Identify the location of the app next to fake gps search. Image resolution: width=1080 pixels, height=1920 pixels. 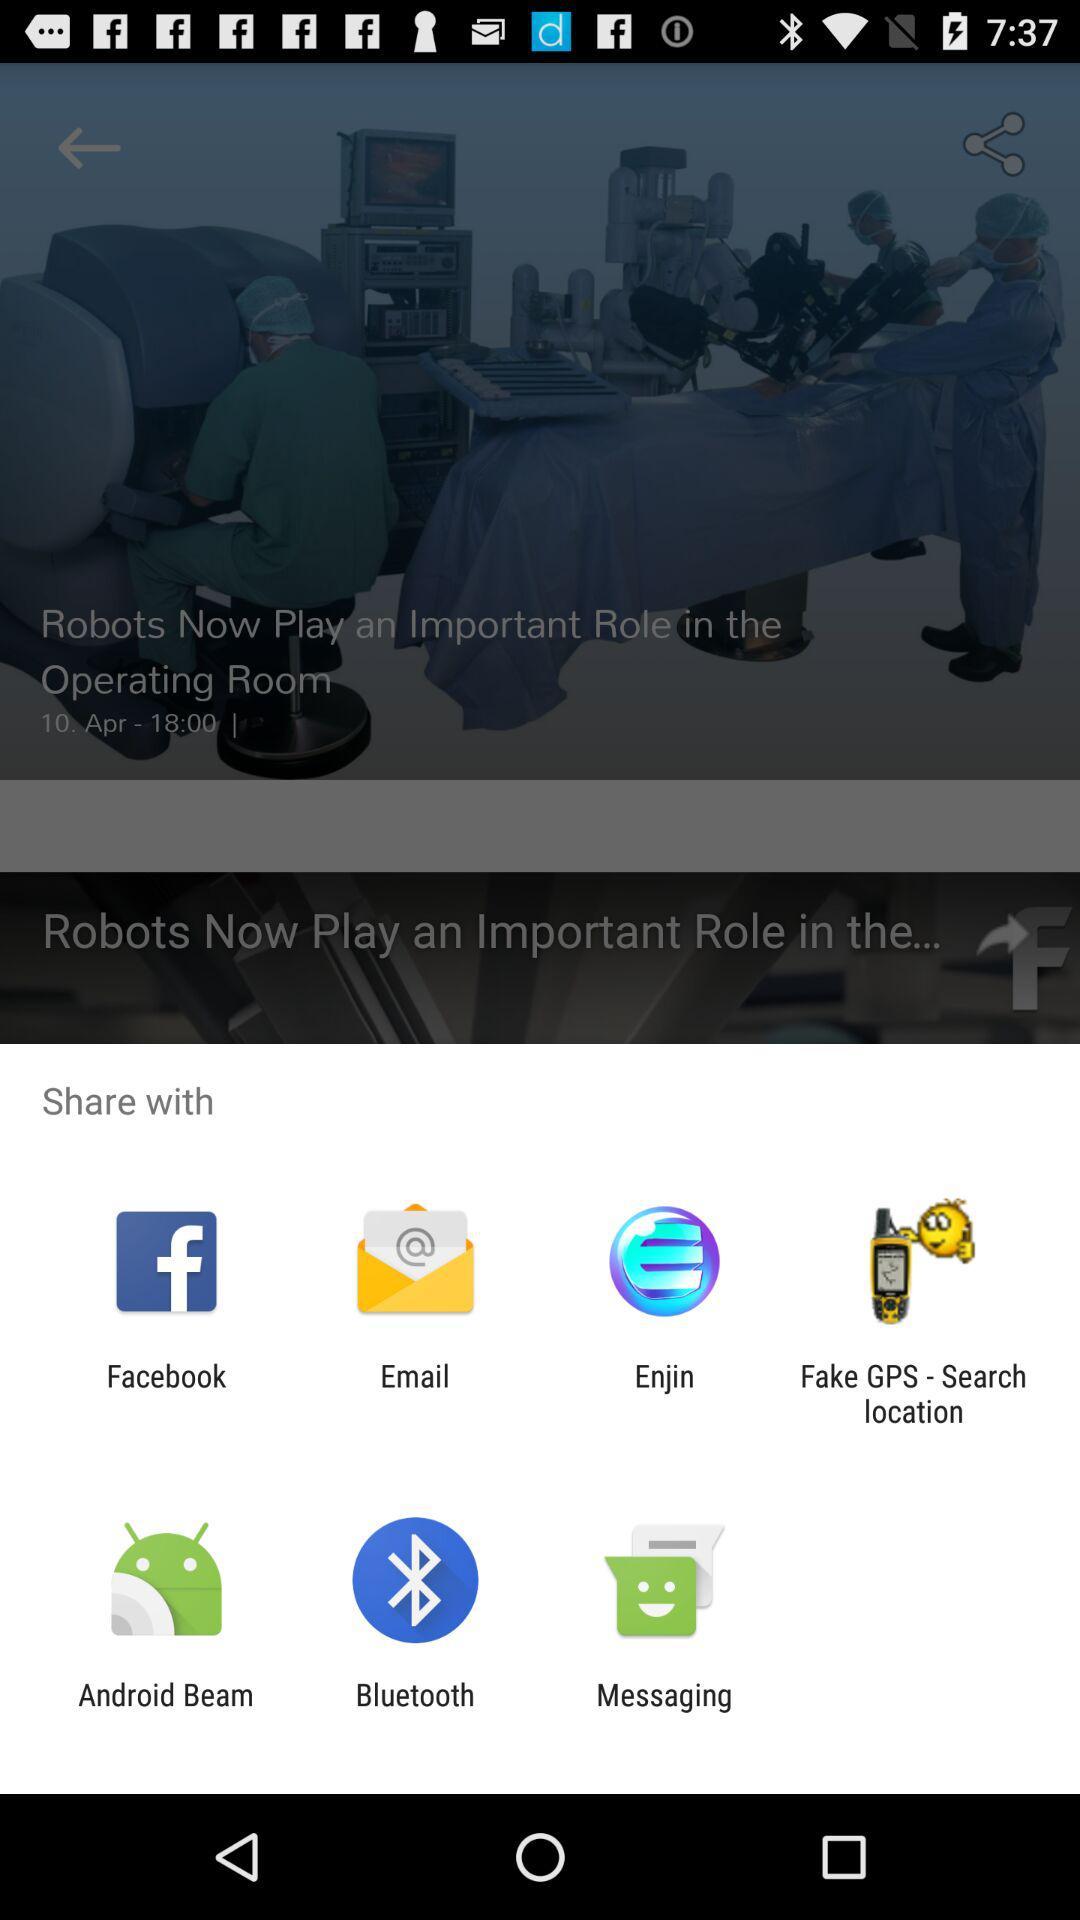
(664, 1392).